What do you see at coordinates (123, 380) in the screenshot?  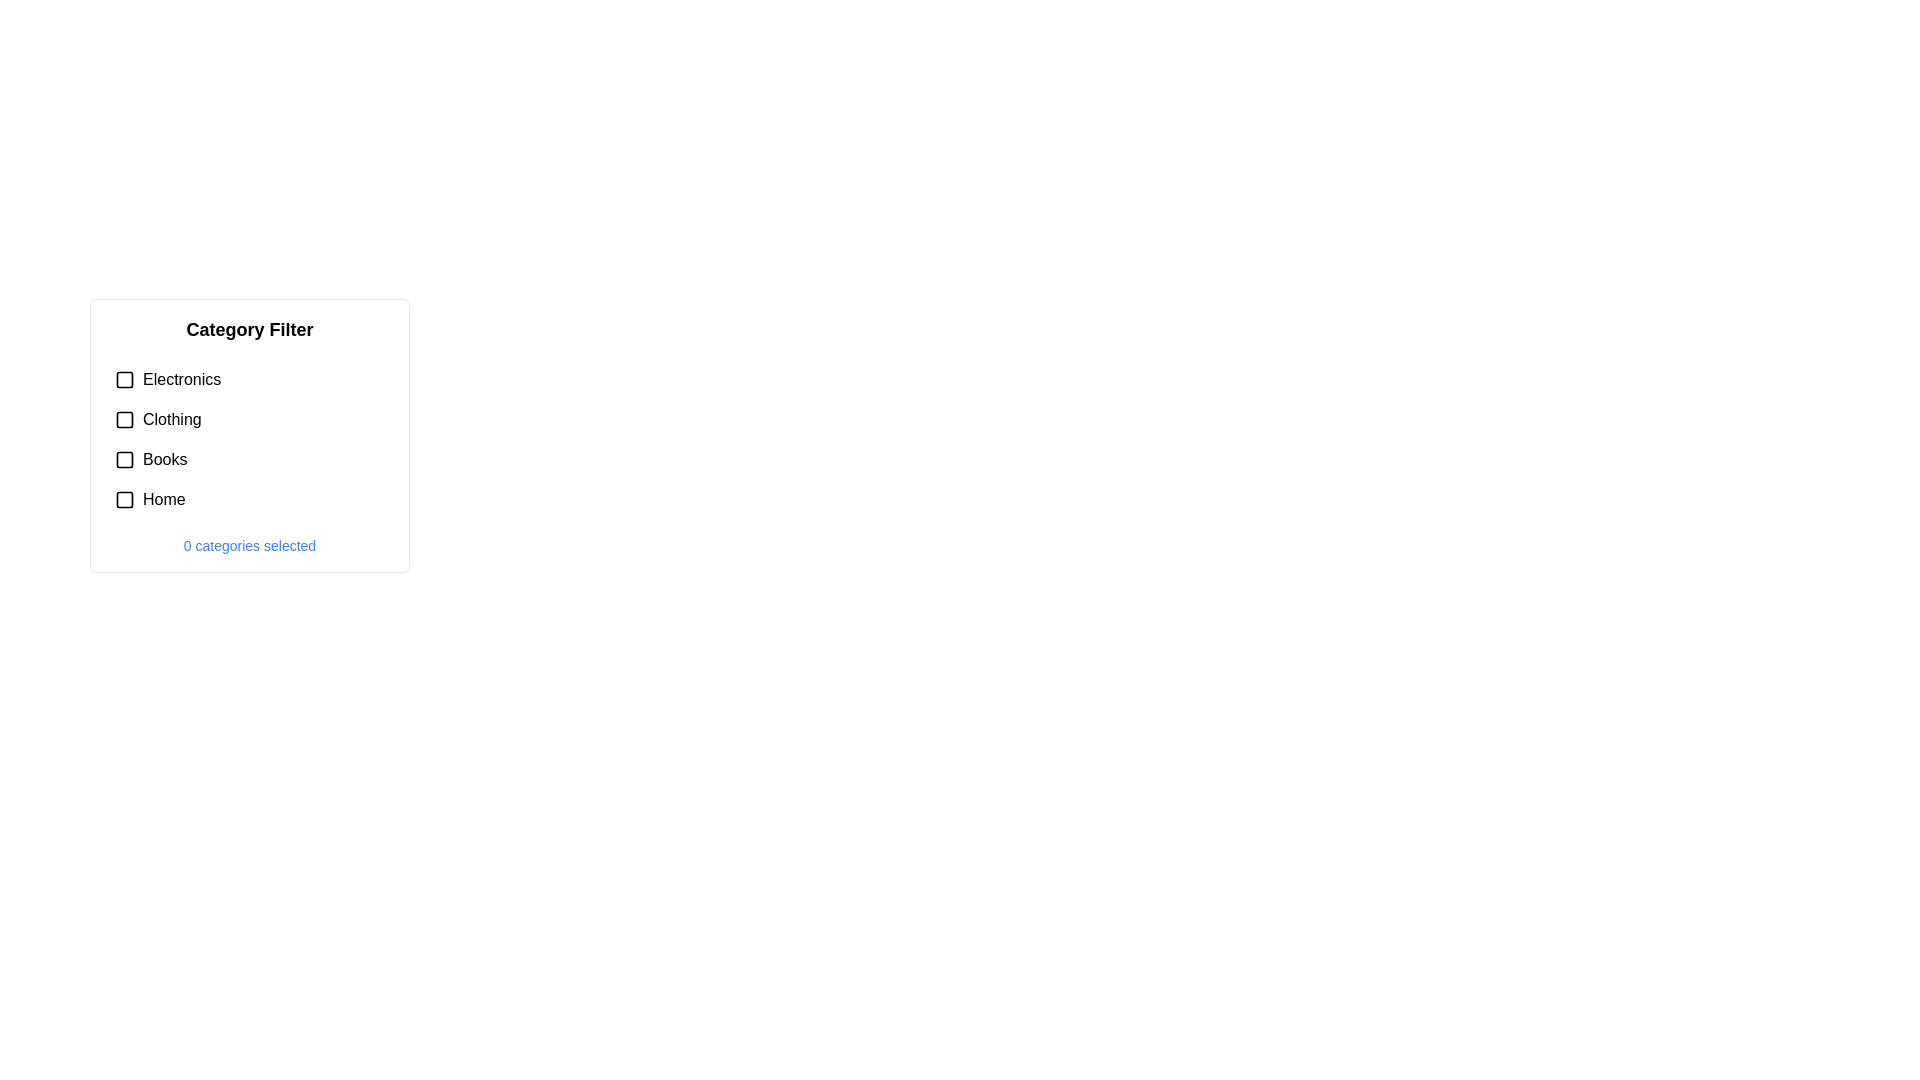 I see `the checkbox for the 'Electronics' category` at bounding box center [123, 380].